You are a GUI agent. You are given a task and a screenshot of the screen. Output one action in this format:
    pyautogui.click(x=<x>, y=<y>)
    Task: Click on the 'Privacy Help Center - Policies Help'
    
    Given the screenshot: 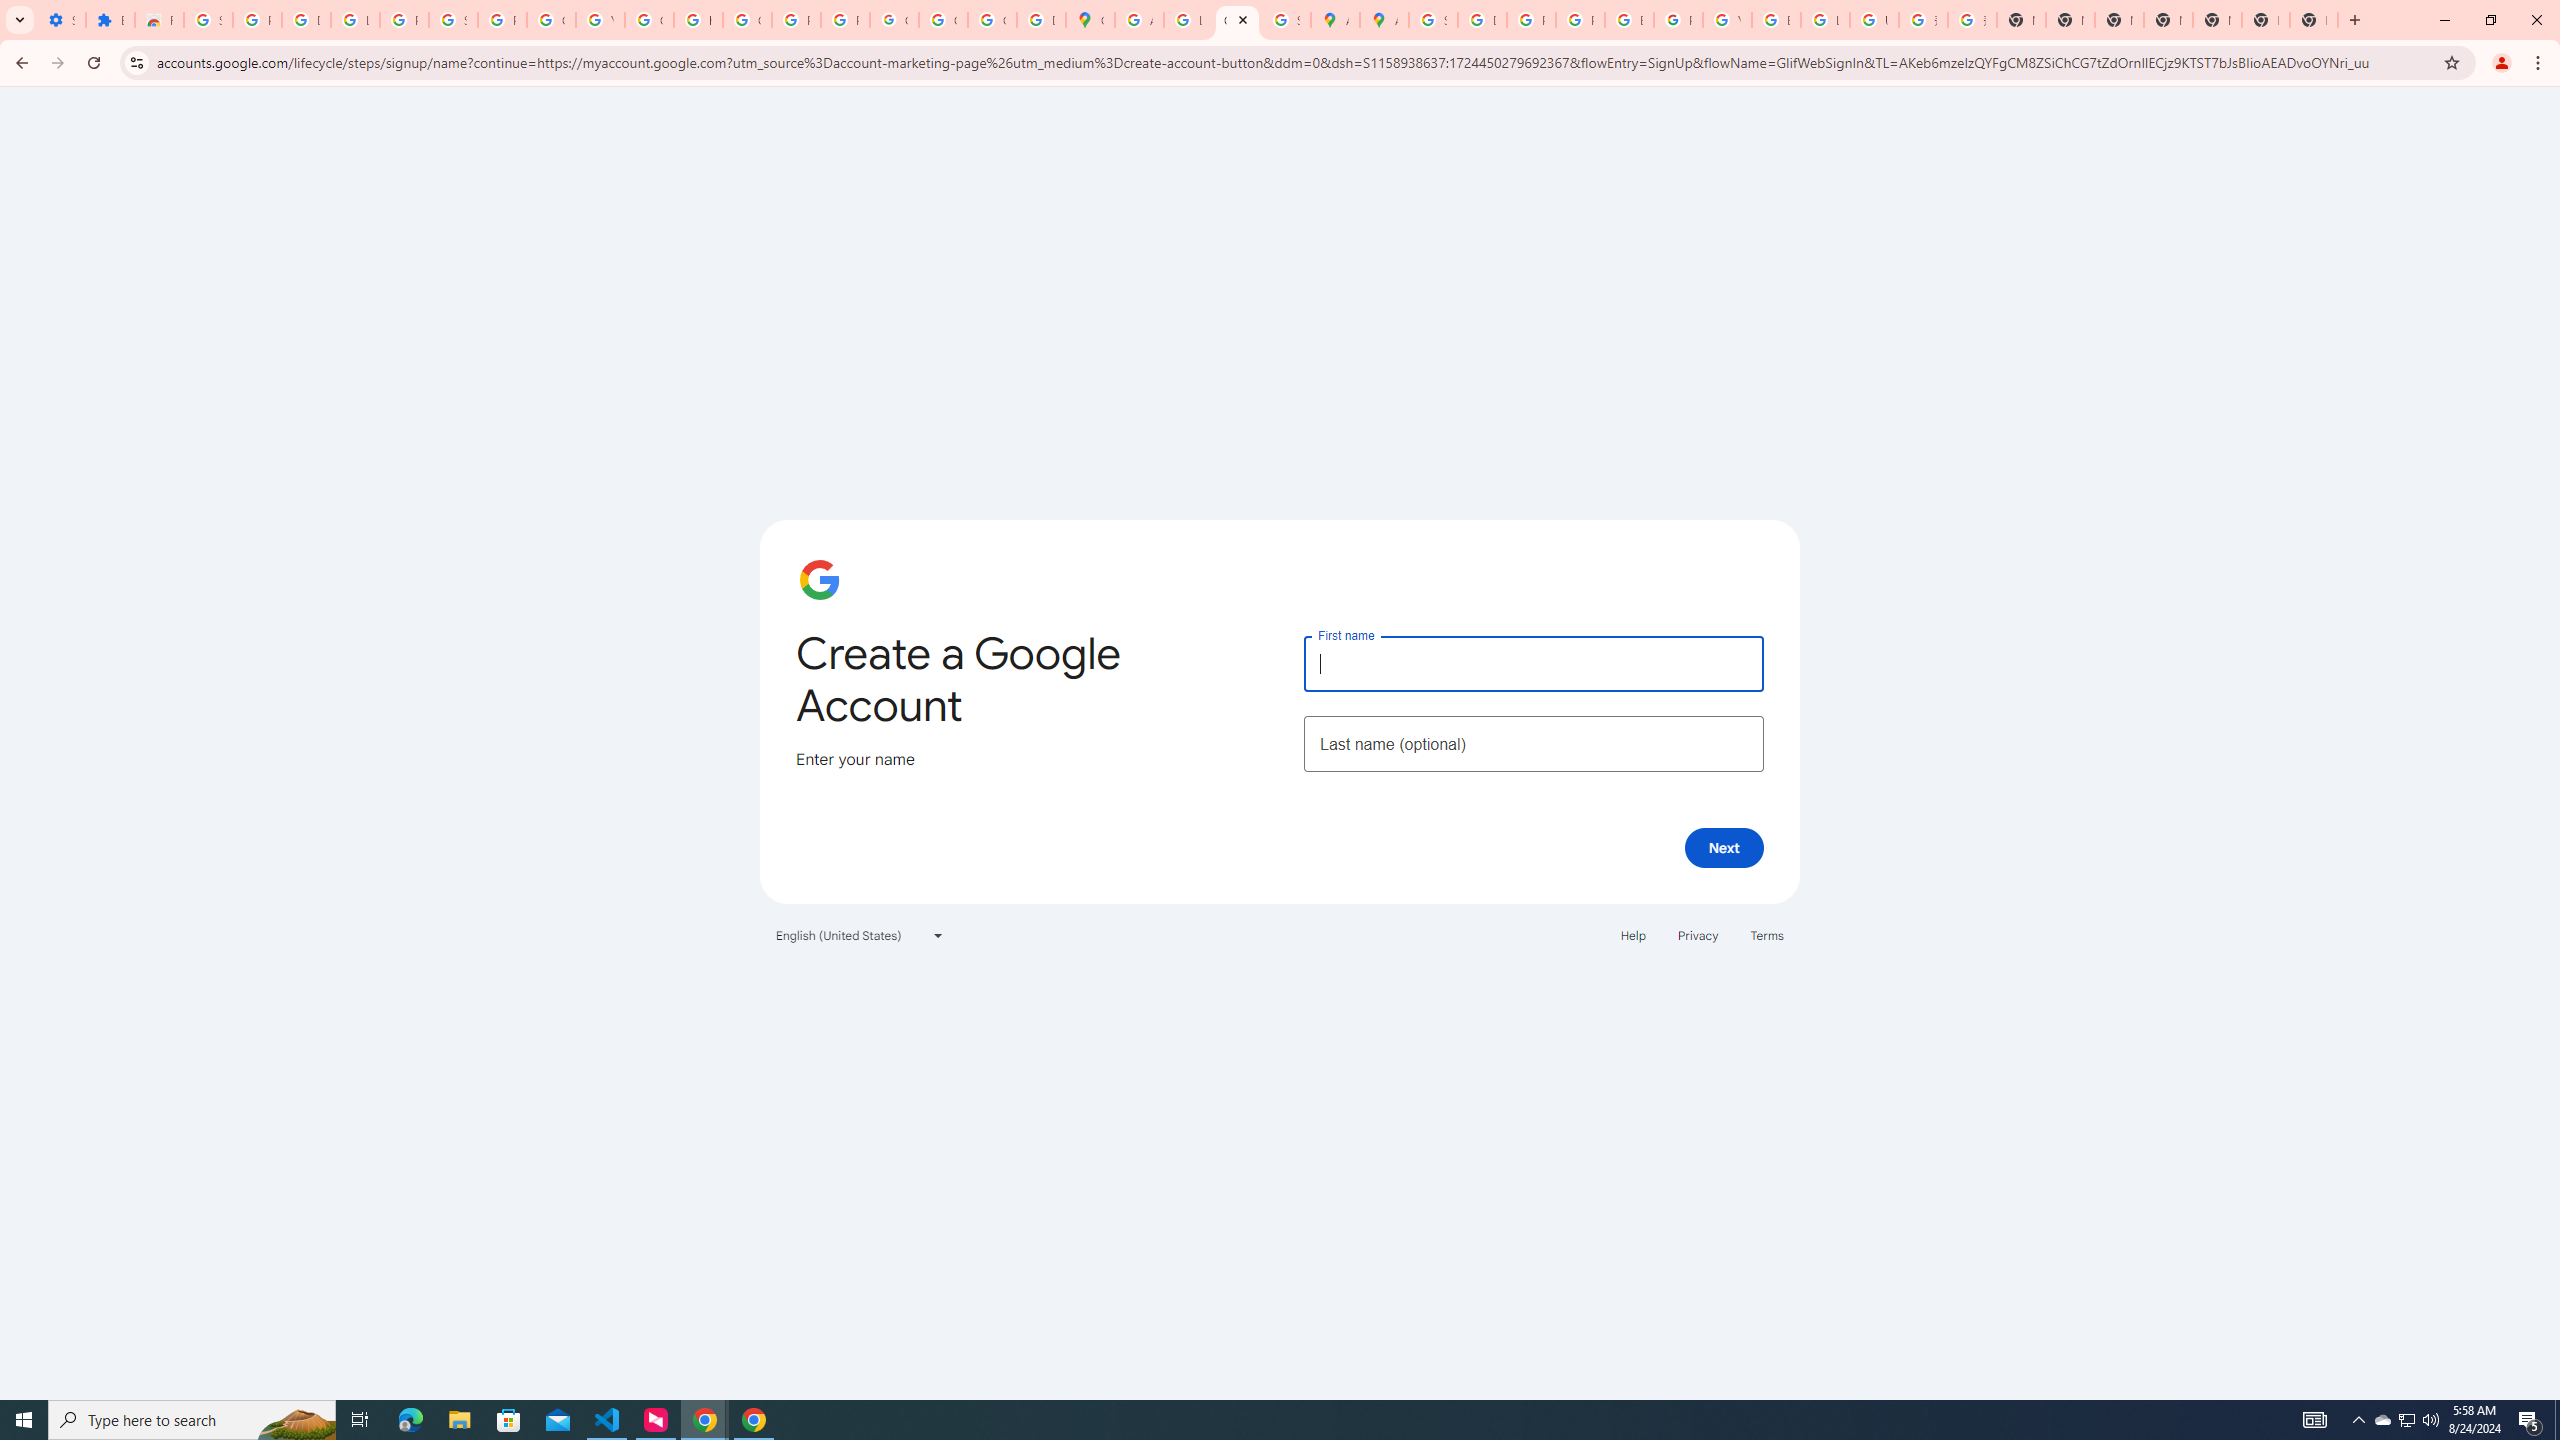 What is the action you would take?
    pyautogui.click(x=1529, y=19)
    